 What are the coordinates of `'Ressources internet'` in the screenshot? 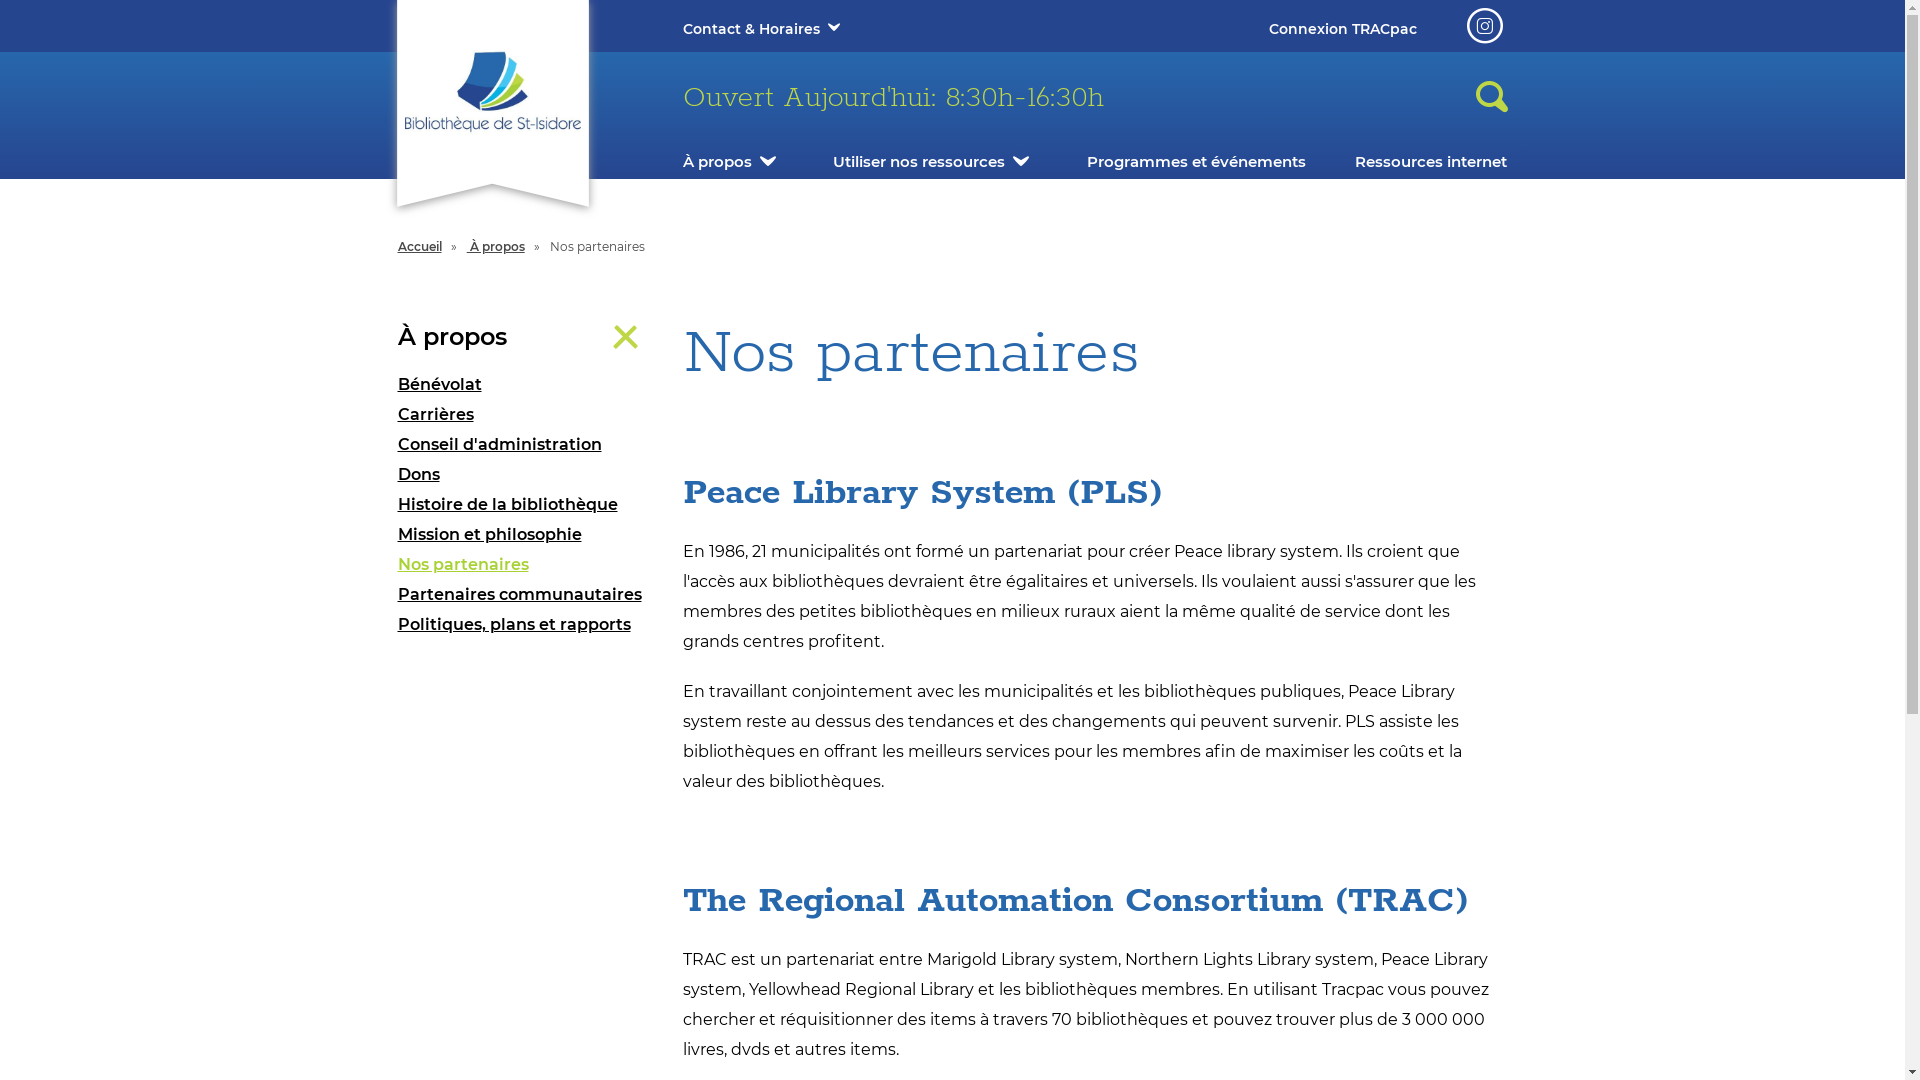 It's located at (1354, 160).